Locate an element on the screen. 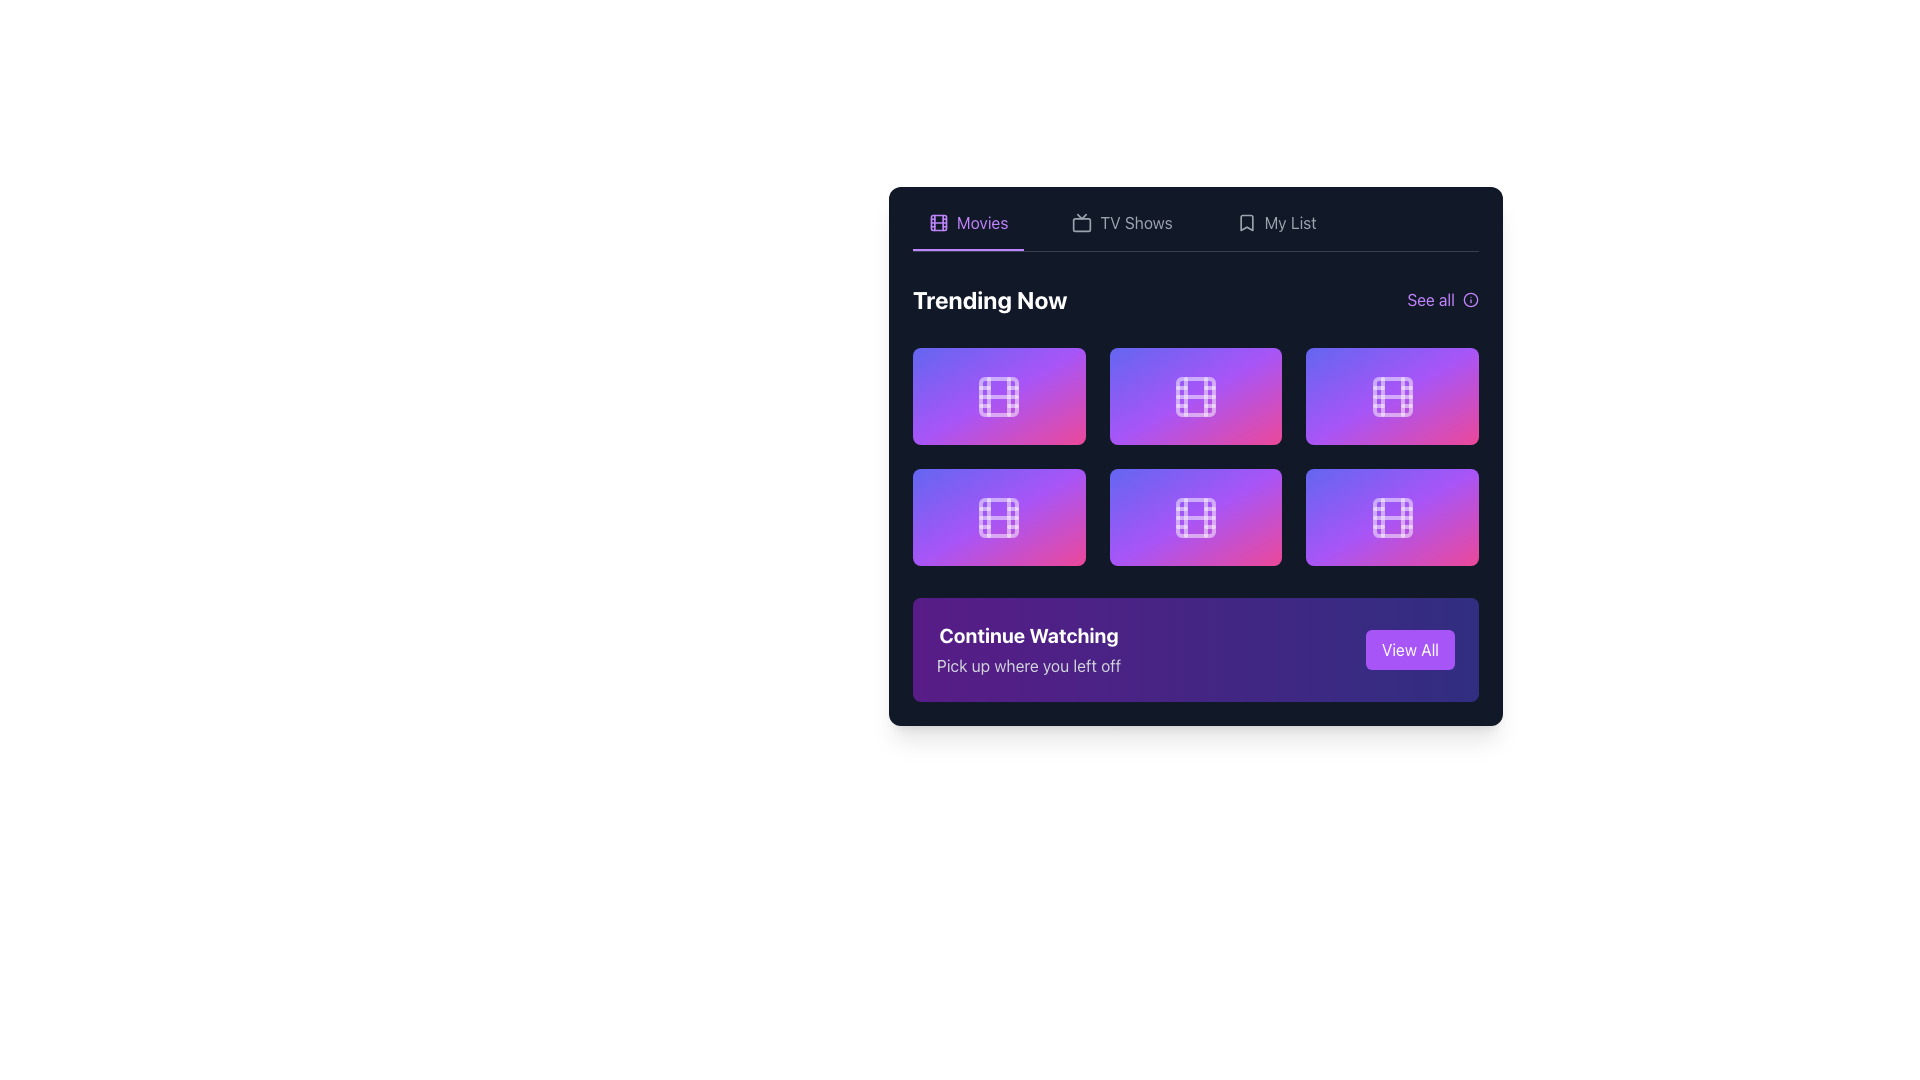  the film reel icon in the second row and first column under the 'Trending Now' section is located at coordinates (999, 516).